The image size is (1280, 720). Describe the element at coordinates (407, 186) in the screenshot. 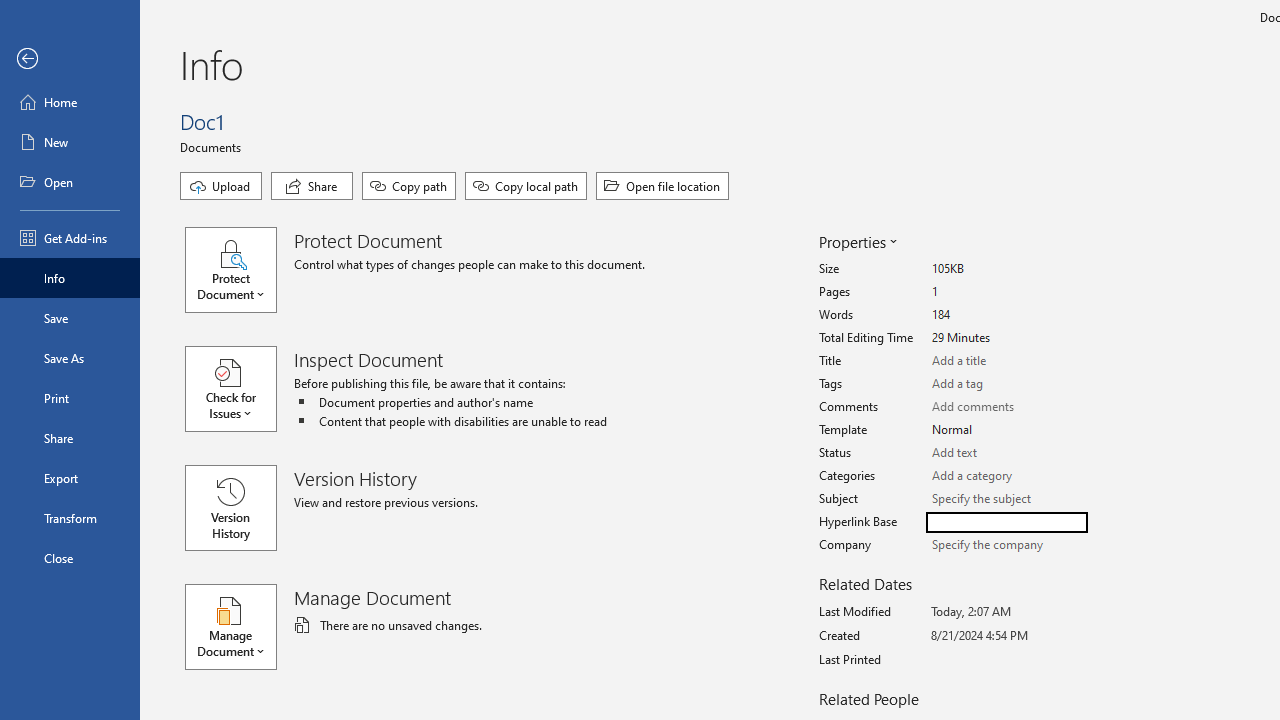

I see `'Copy path'` at that location.